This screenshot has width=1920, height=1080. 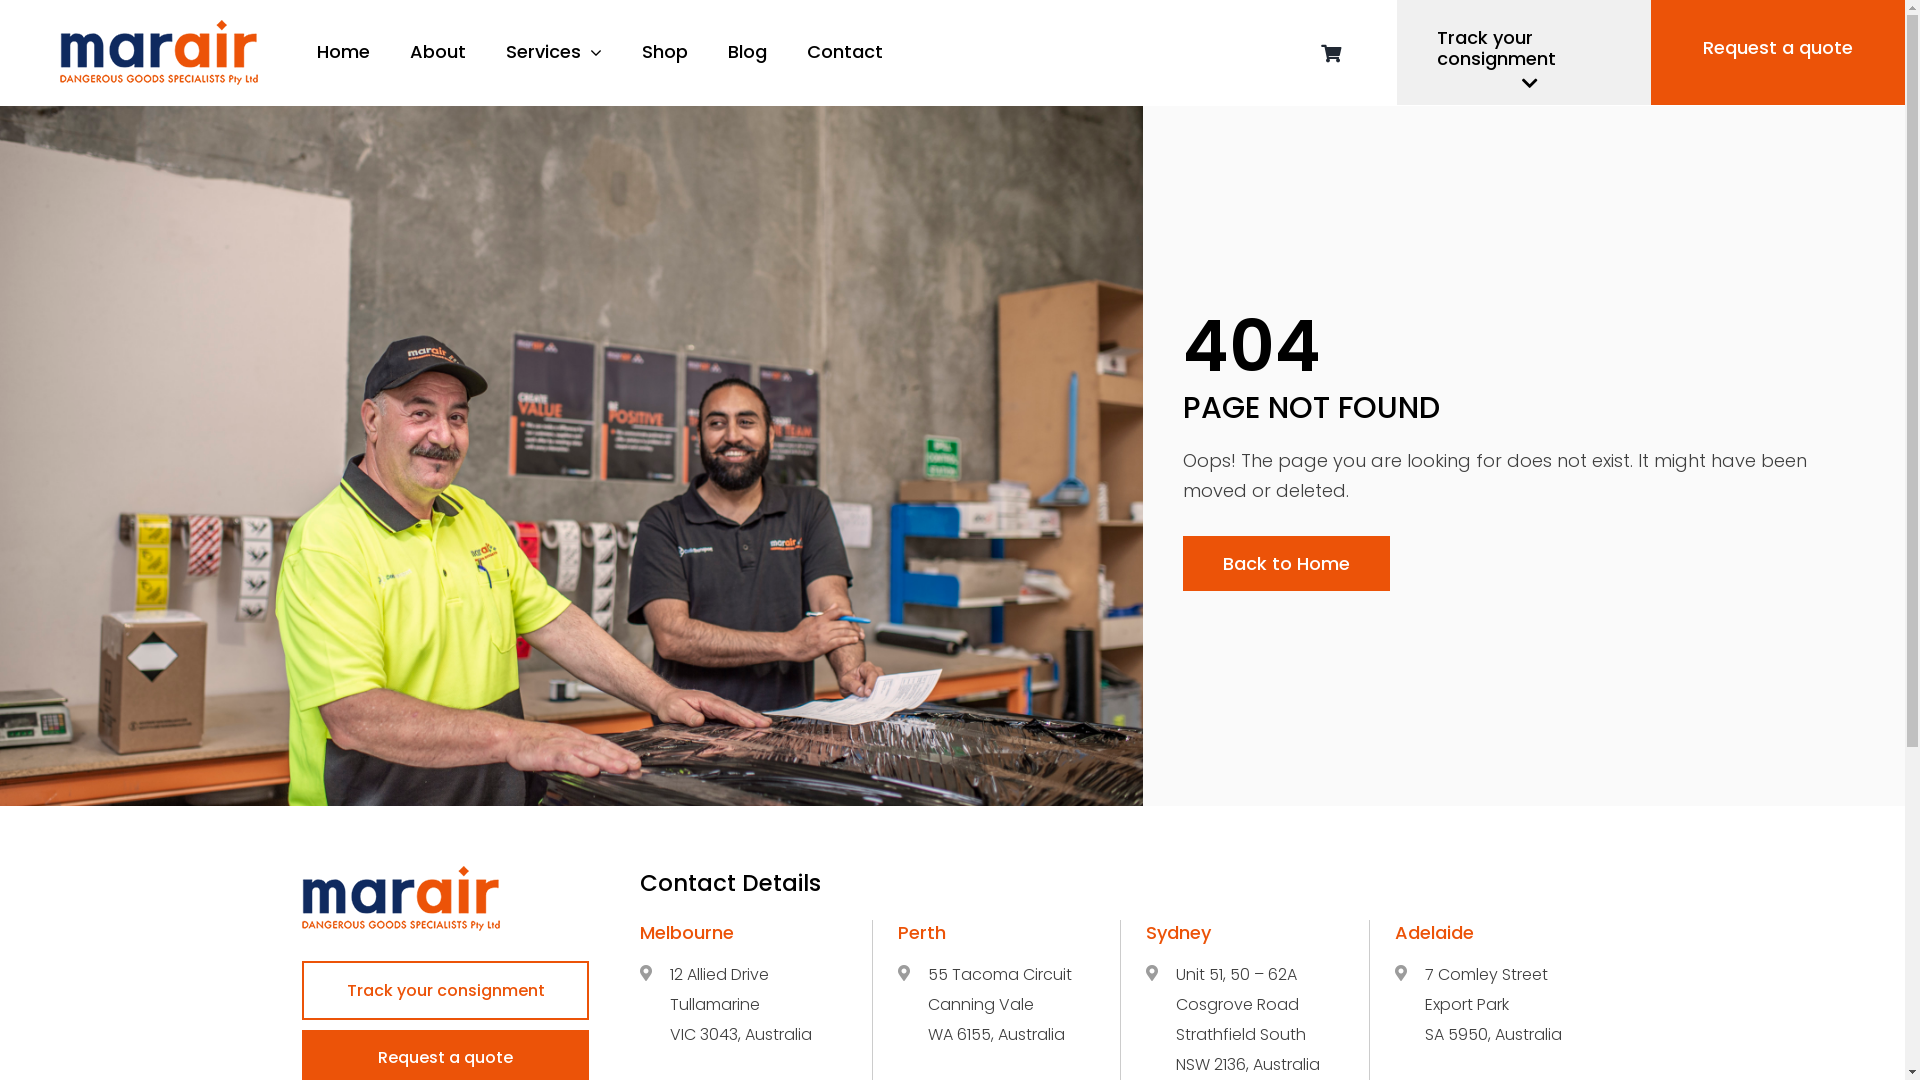 I want to click on 'Contact', so click(x=806, y=51).